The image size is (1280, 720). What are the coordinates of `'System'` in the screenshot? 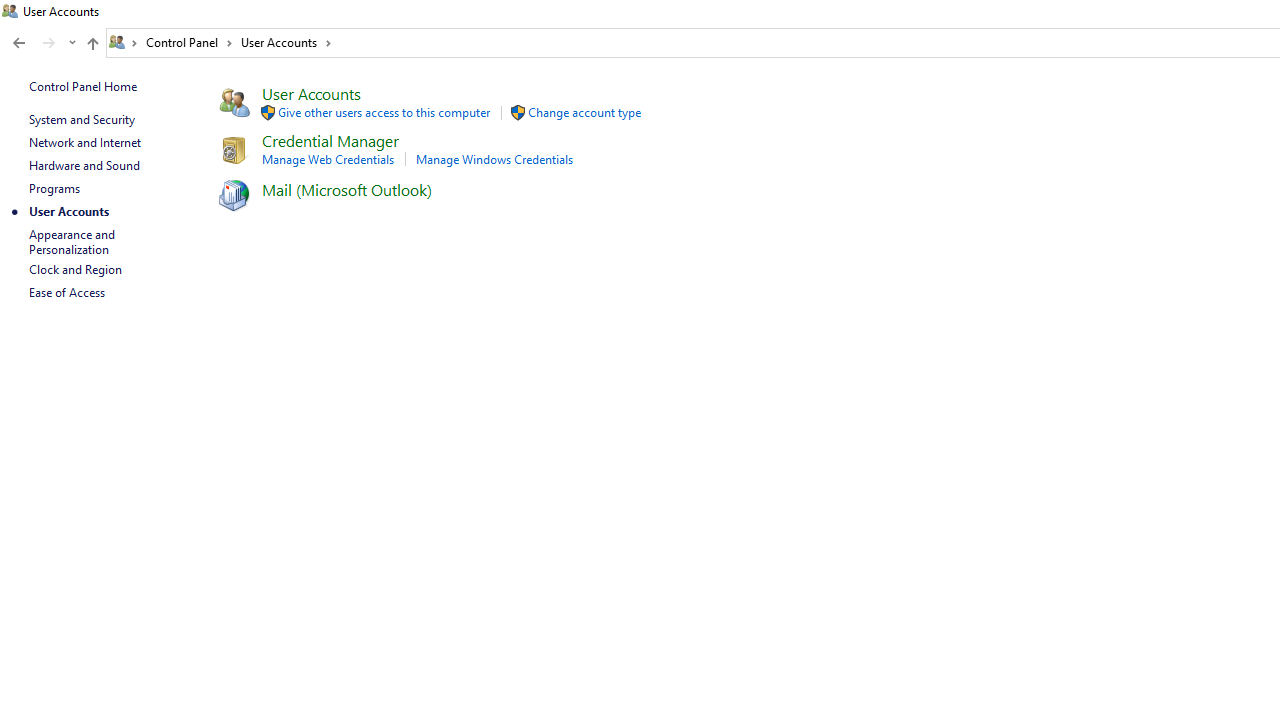 It's located at (10, 11).